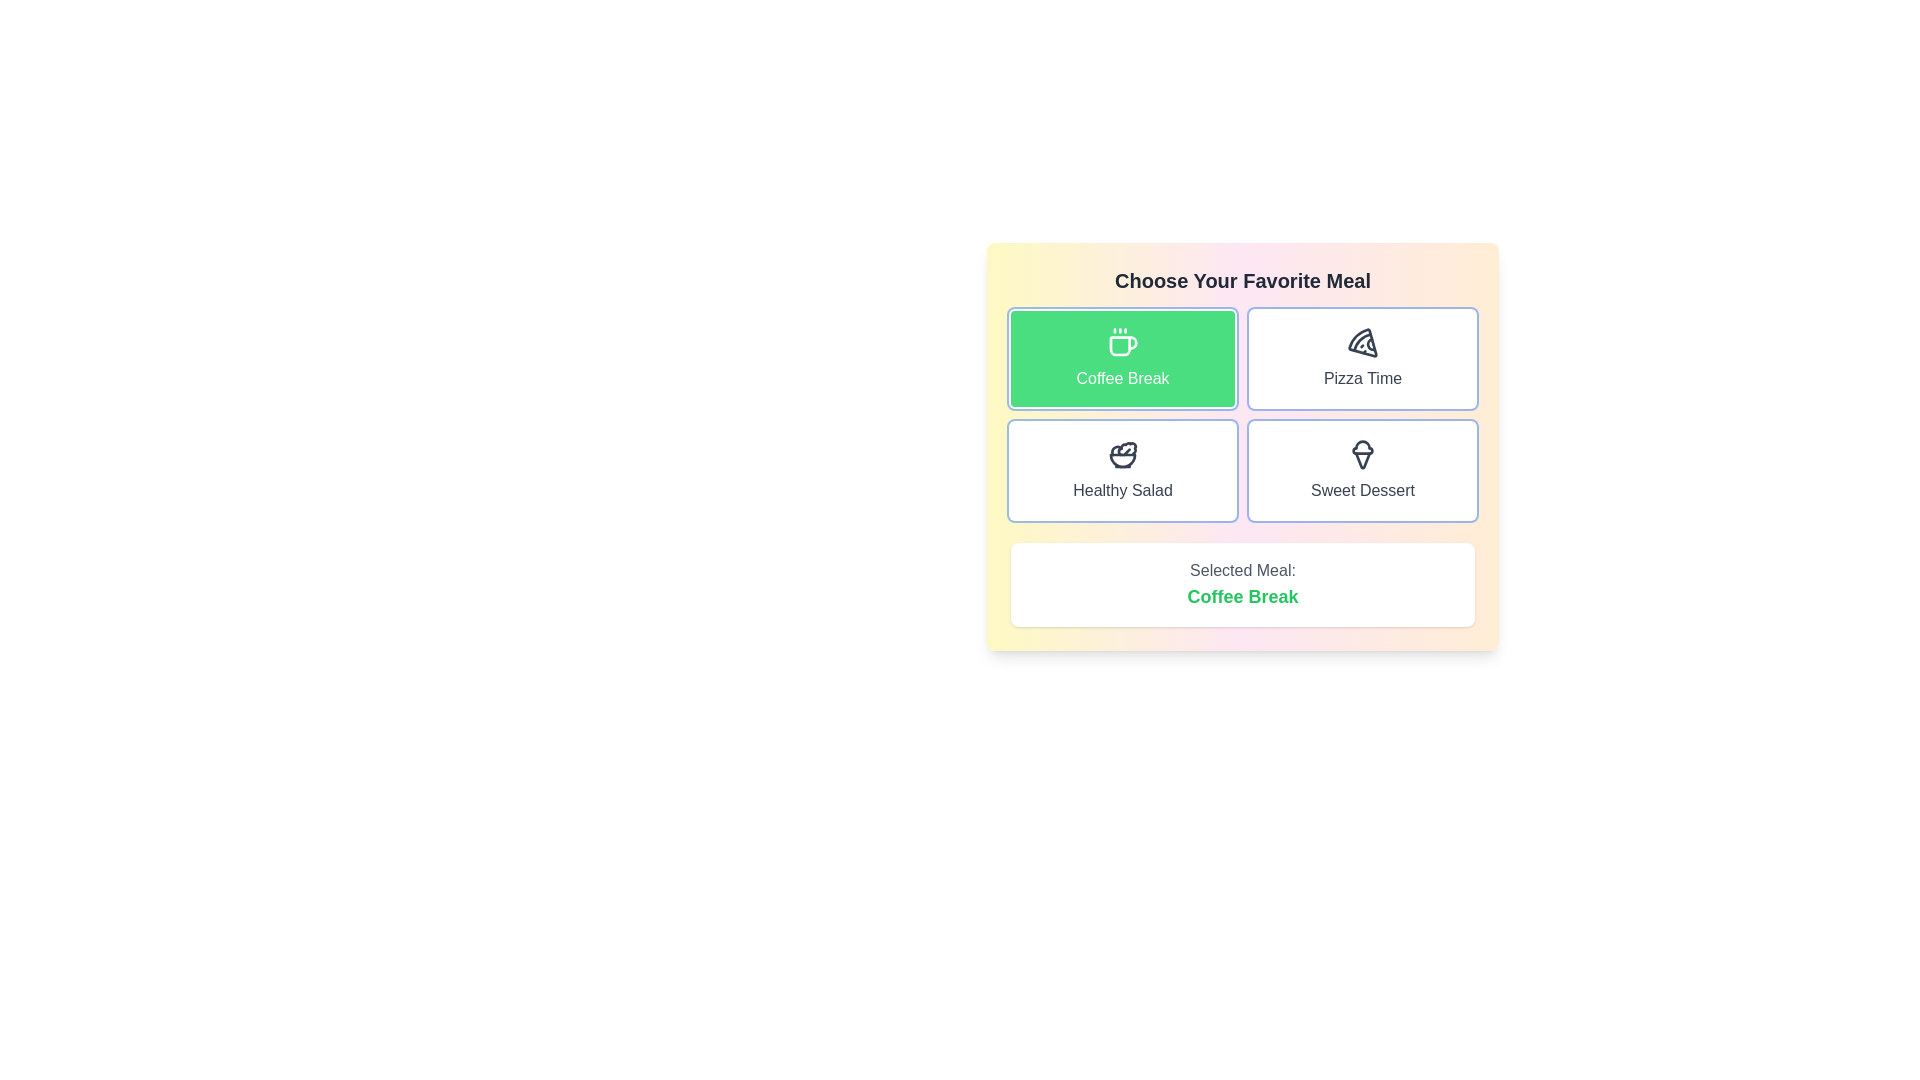 This screenshot has width=1920, height=1080. Describe the element at coordinates (1123, 470) in the screenshot. I see `the button corresponding to the meal Healthy Salad to select it` at that location.